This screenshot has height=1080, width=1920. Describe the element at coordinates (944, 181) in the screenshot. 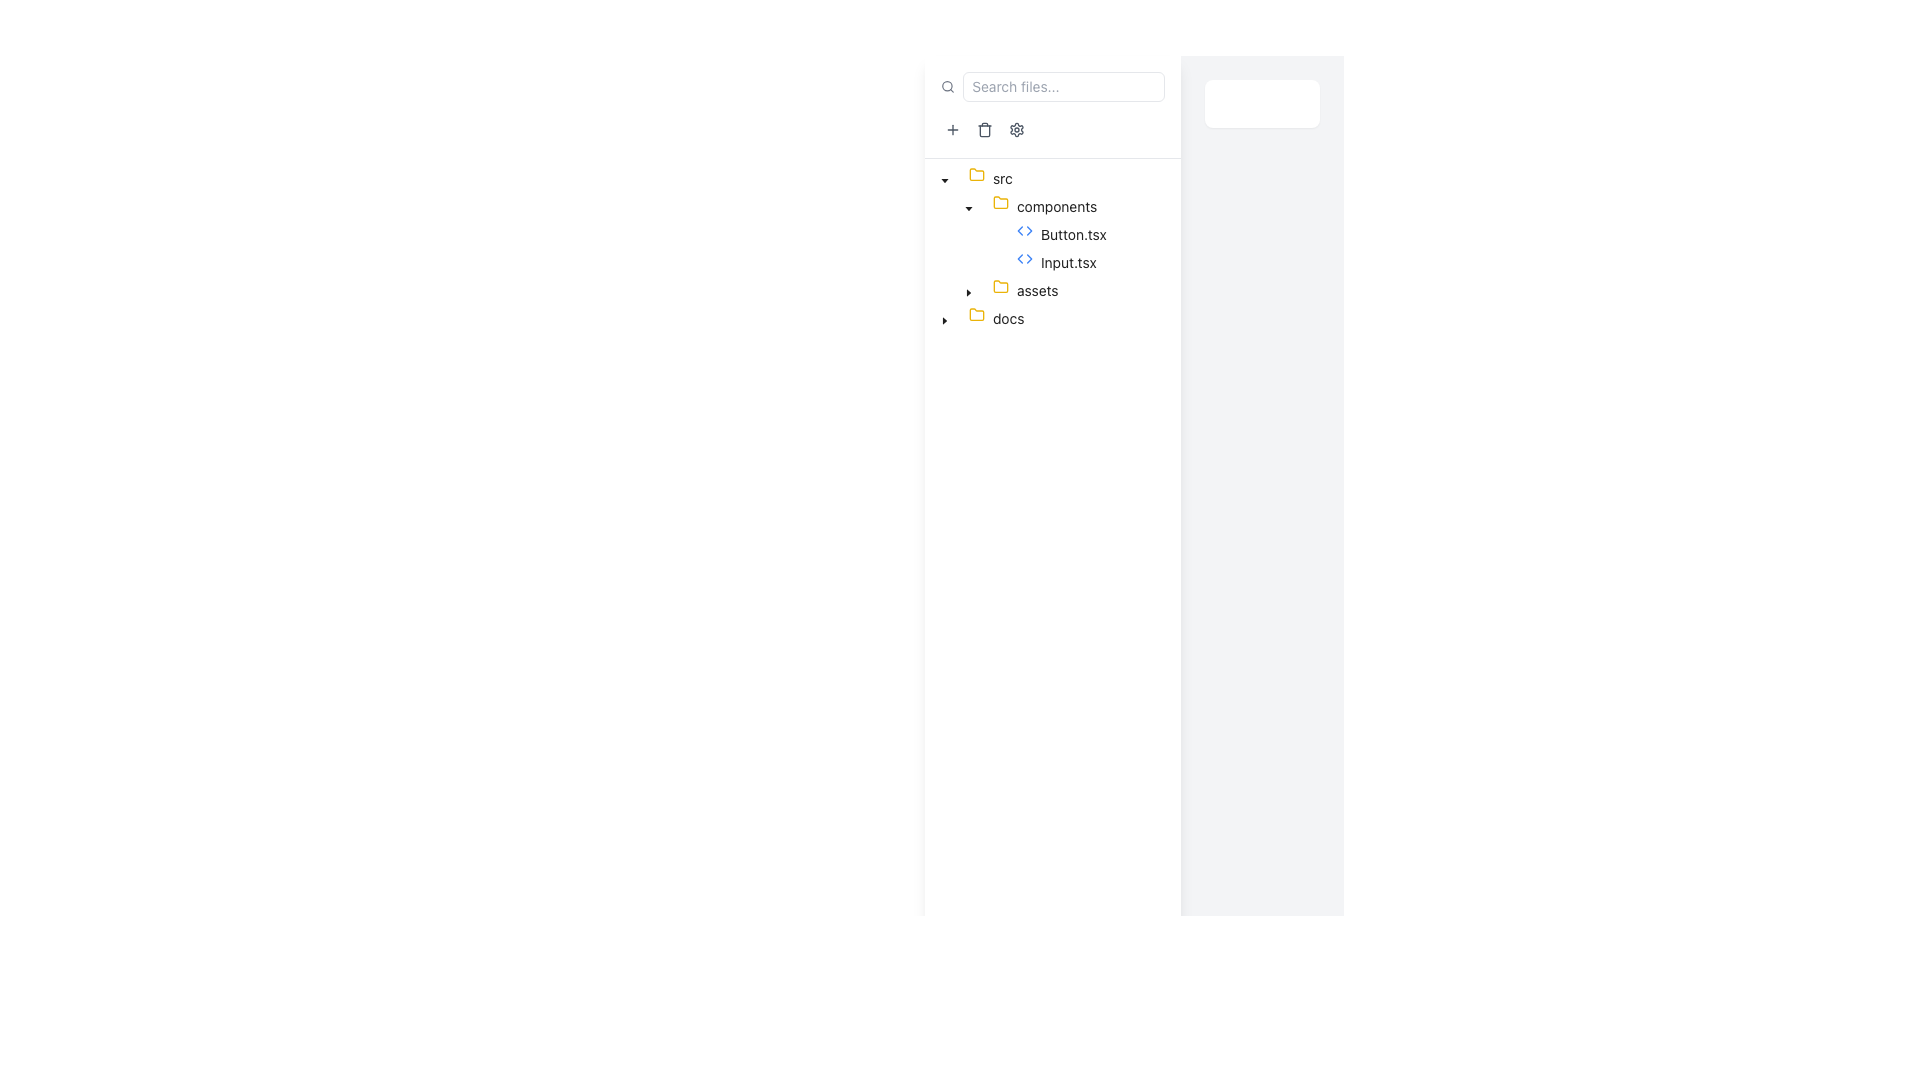

I see `the downward-pointing caret icon next to the 'src' folder` at that location.